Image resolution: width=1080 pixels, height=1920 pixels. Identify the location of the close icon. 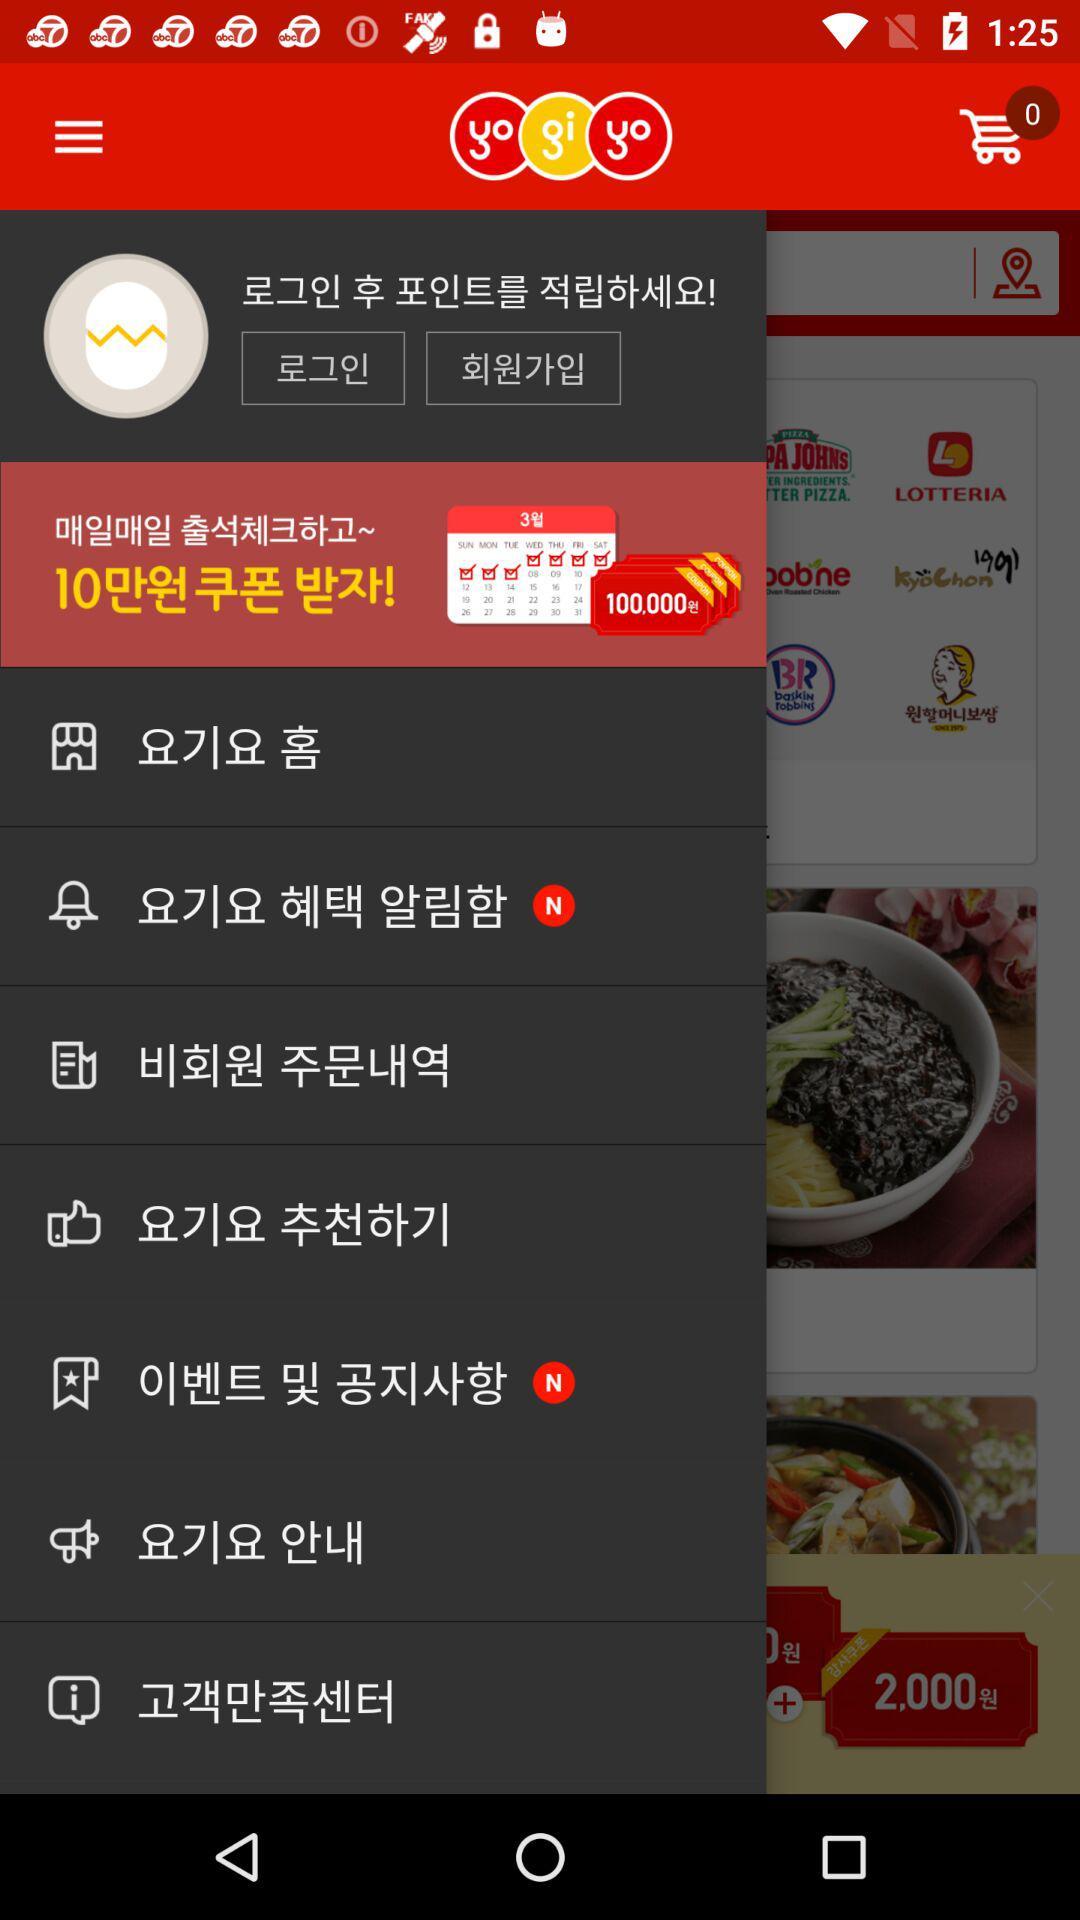
(1036, 1595).